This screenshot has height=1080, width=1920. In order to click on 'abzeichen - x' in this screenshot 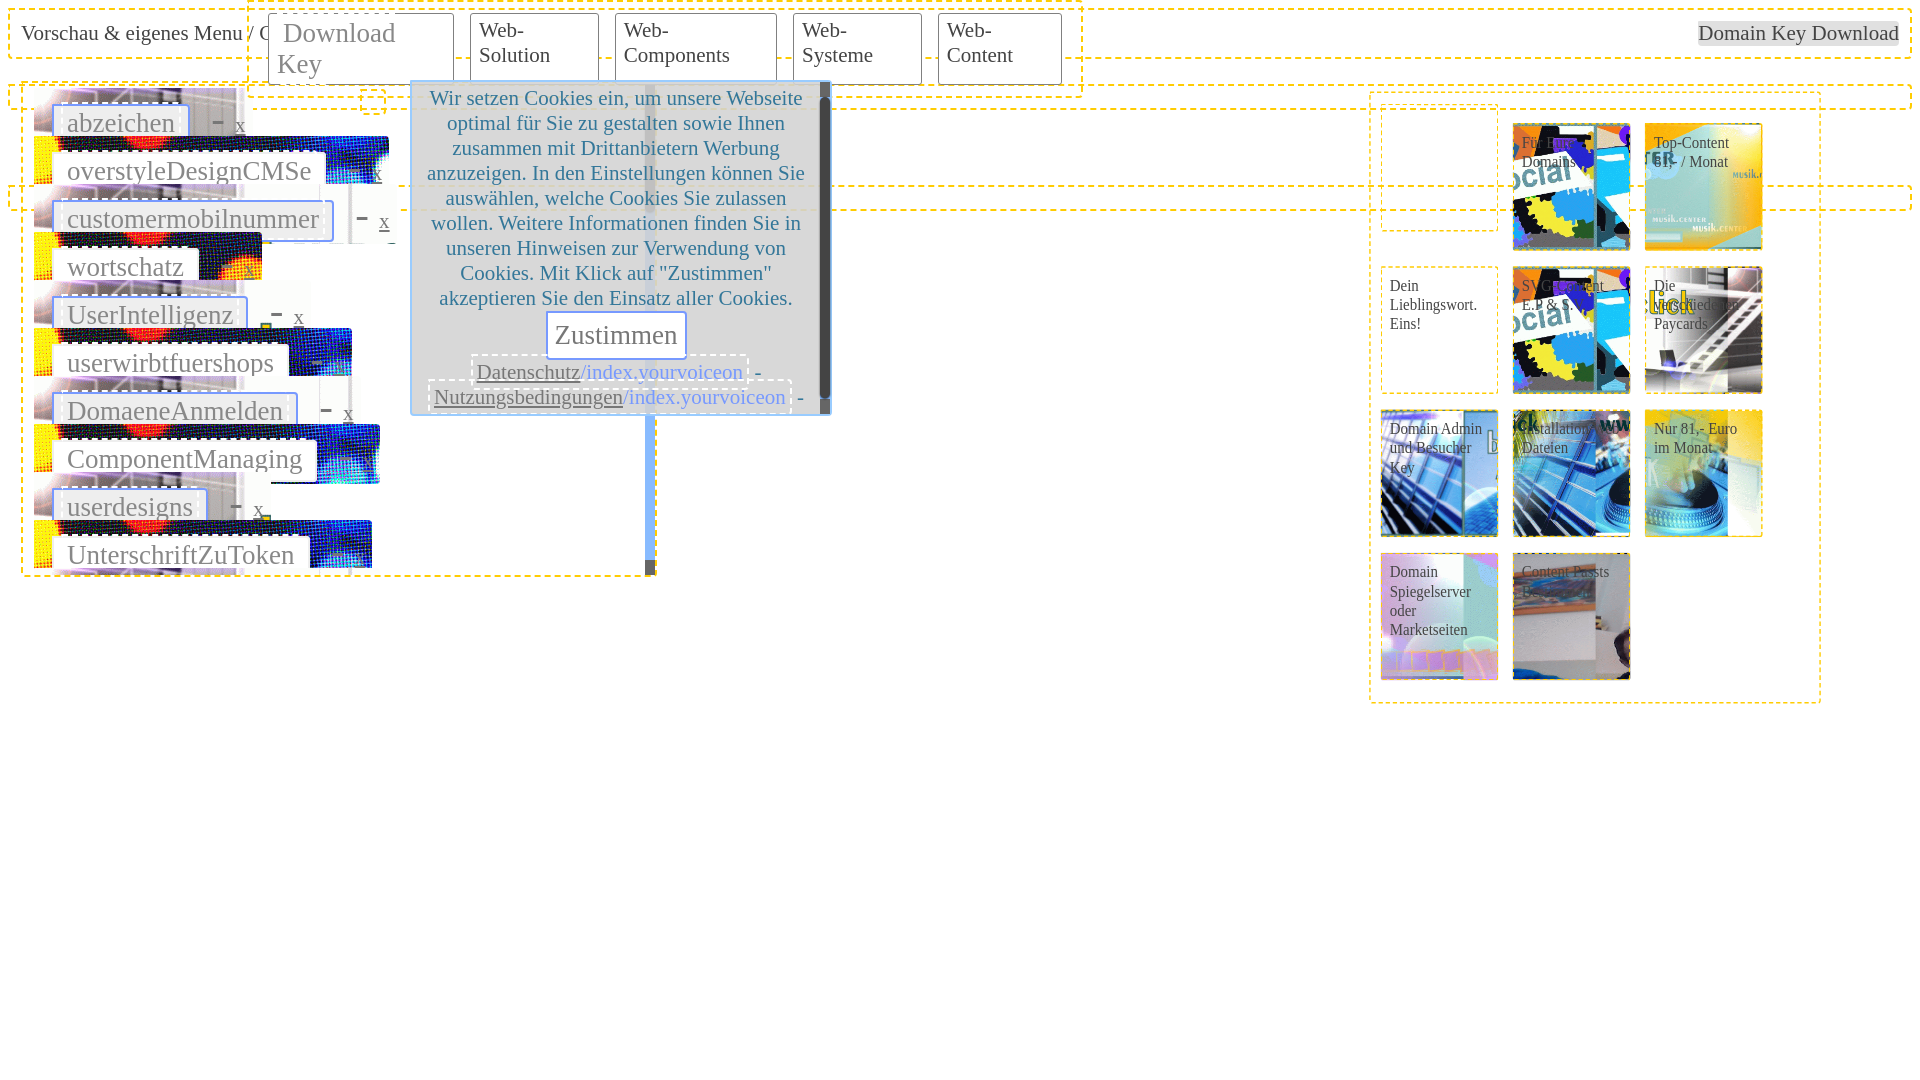, I will do `click(142, 118)`.